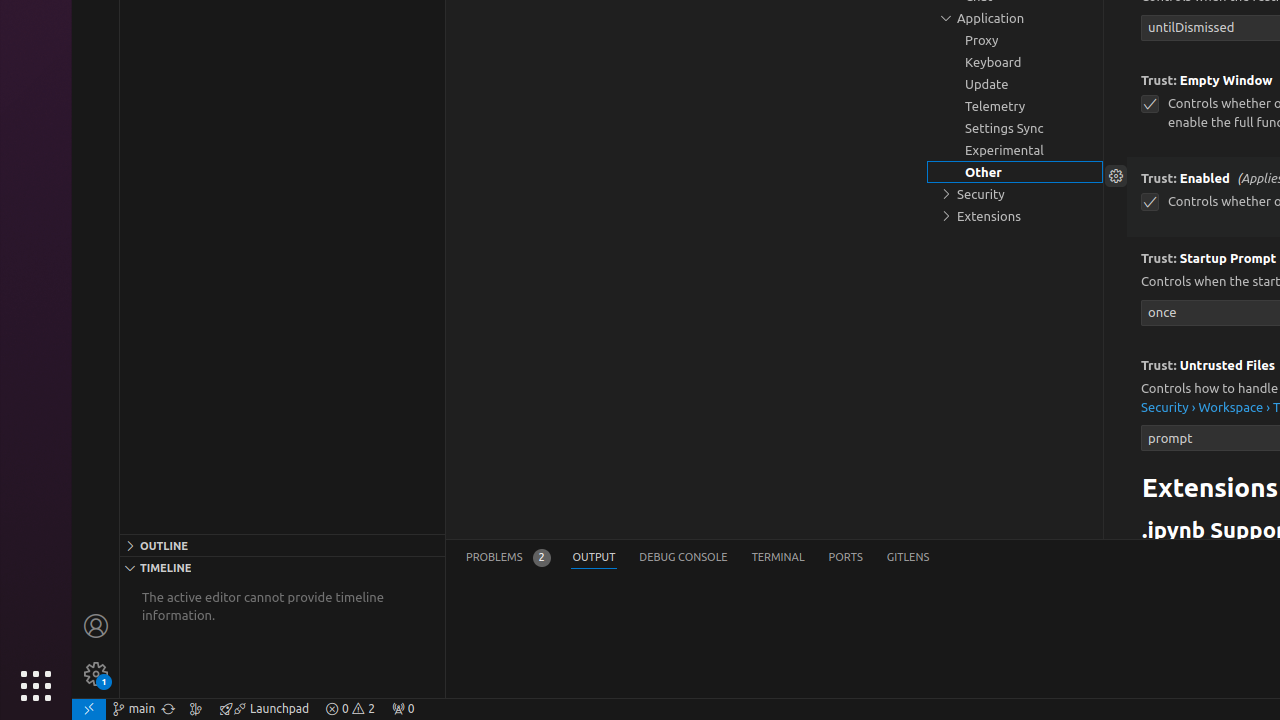 The height and width of the screenshot is (720, 1280). I want to click on 'Outline Section', so click(281, 544).